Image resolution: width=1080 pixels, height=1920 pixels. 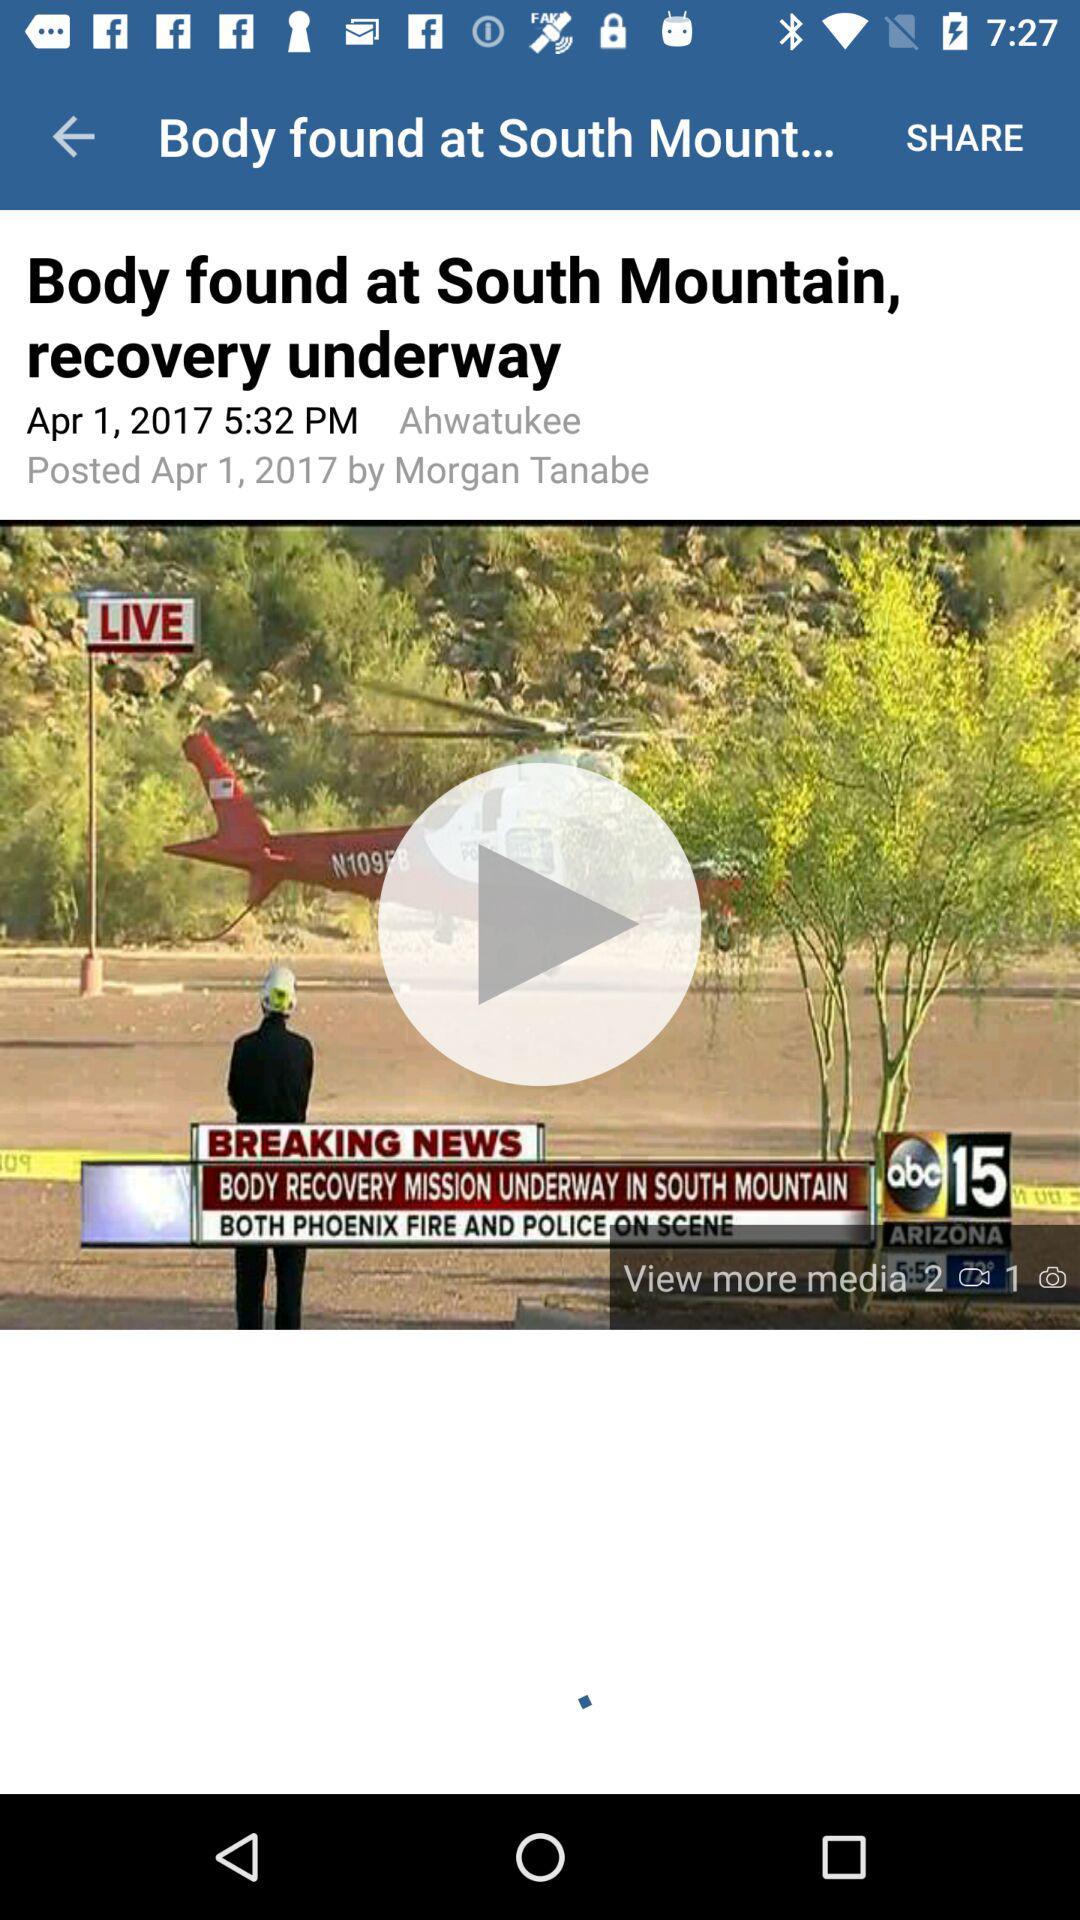 I want to click on the app to the right of body found at item, so click(x=963, y=135).